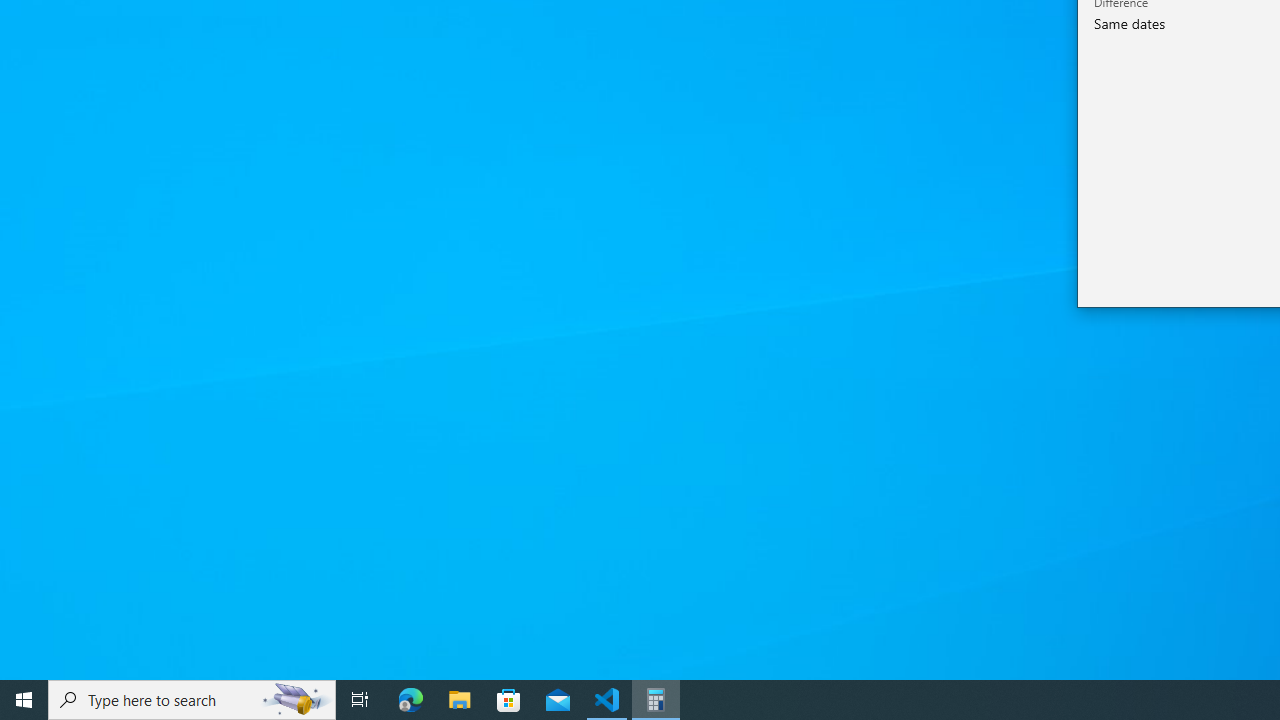 The width and height of the screenshot is (1280, 720). Describe the element at coordinates (359, 698) in the screenshot. I see `'Task View'` at that location.